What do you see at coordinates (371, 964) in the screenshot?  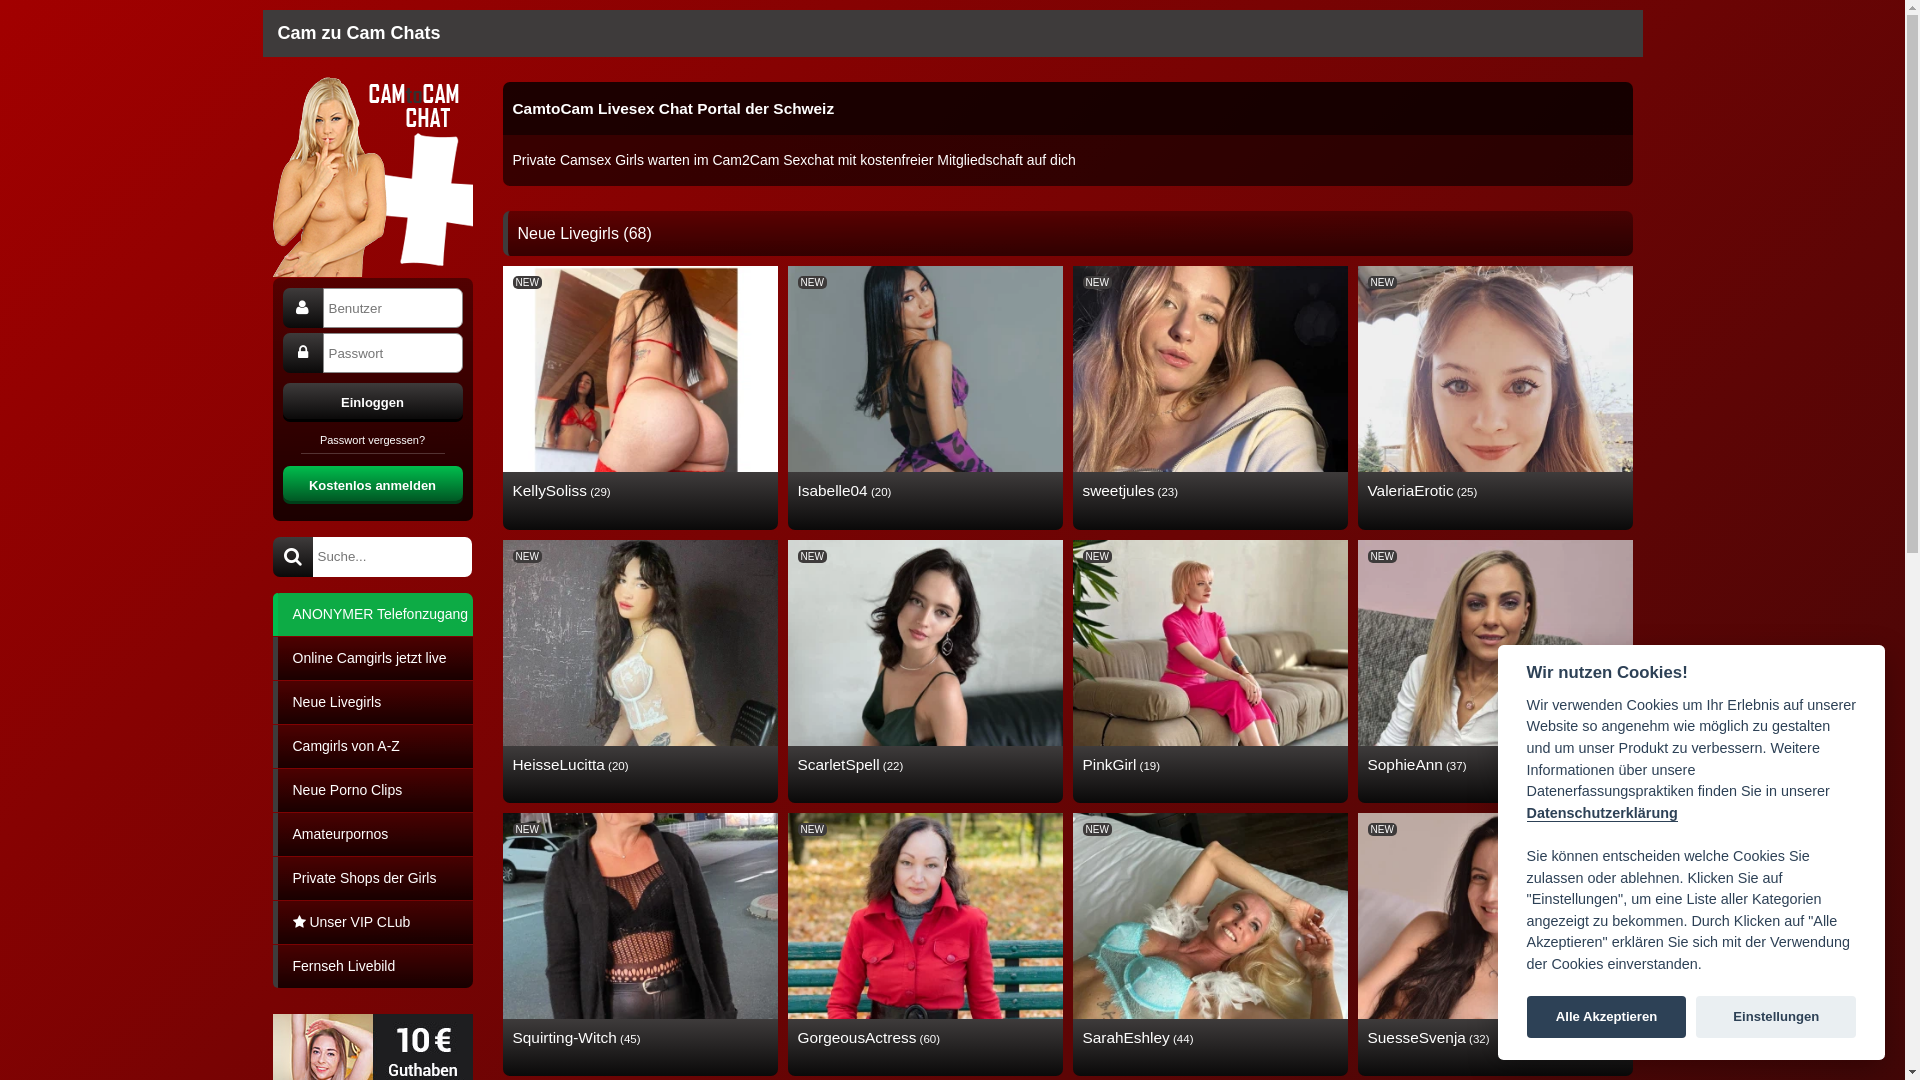 I see `'Fernseh Livebild'` at bounding box center [371, 964].